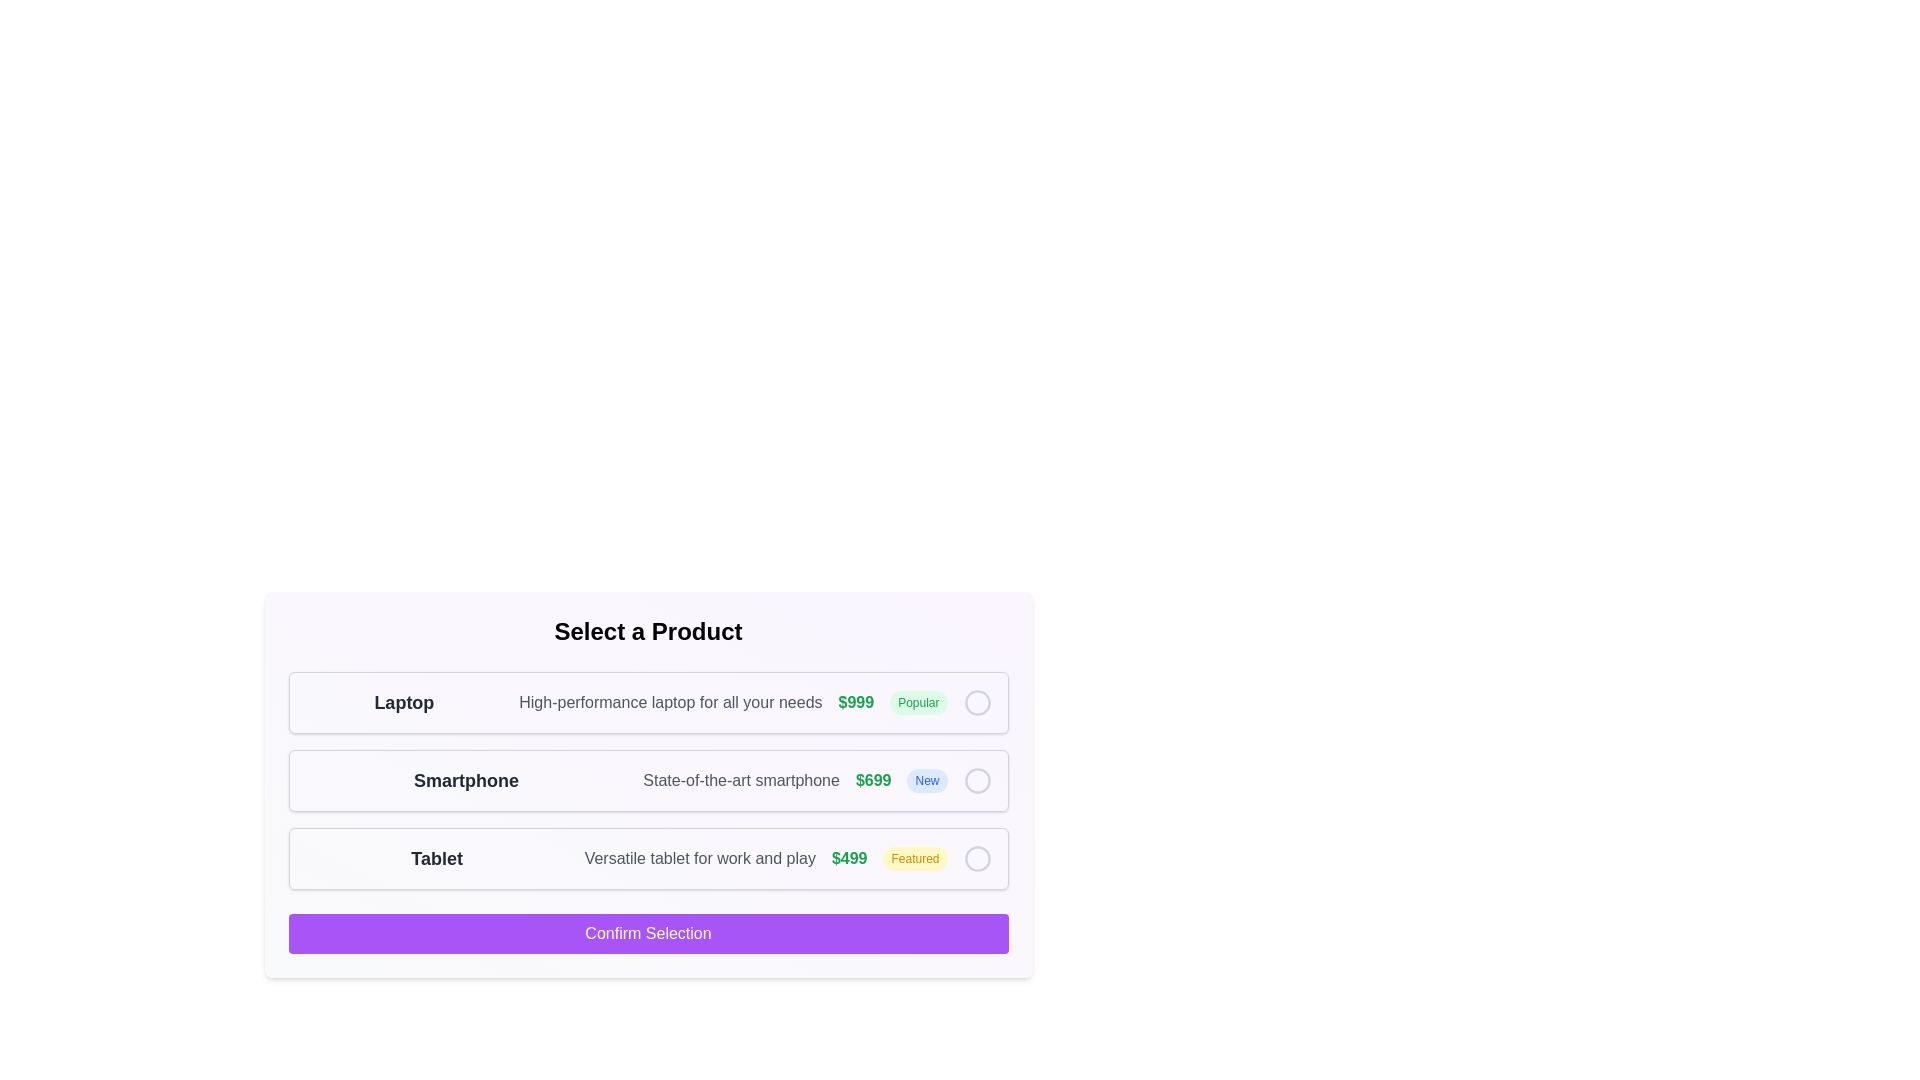  What do you see at coordinates (849, 858) in the screenshot?
I see `the static text label displaying the price '$499', which is styled in a bold green font and located within the product card for 'Tablet'` at bounding box center [849, 858].